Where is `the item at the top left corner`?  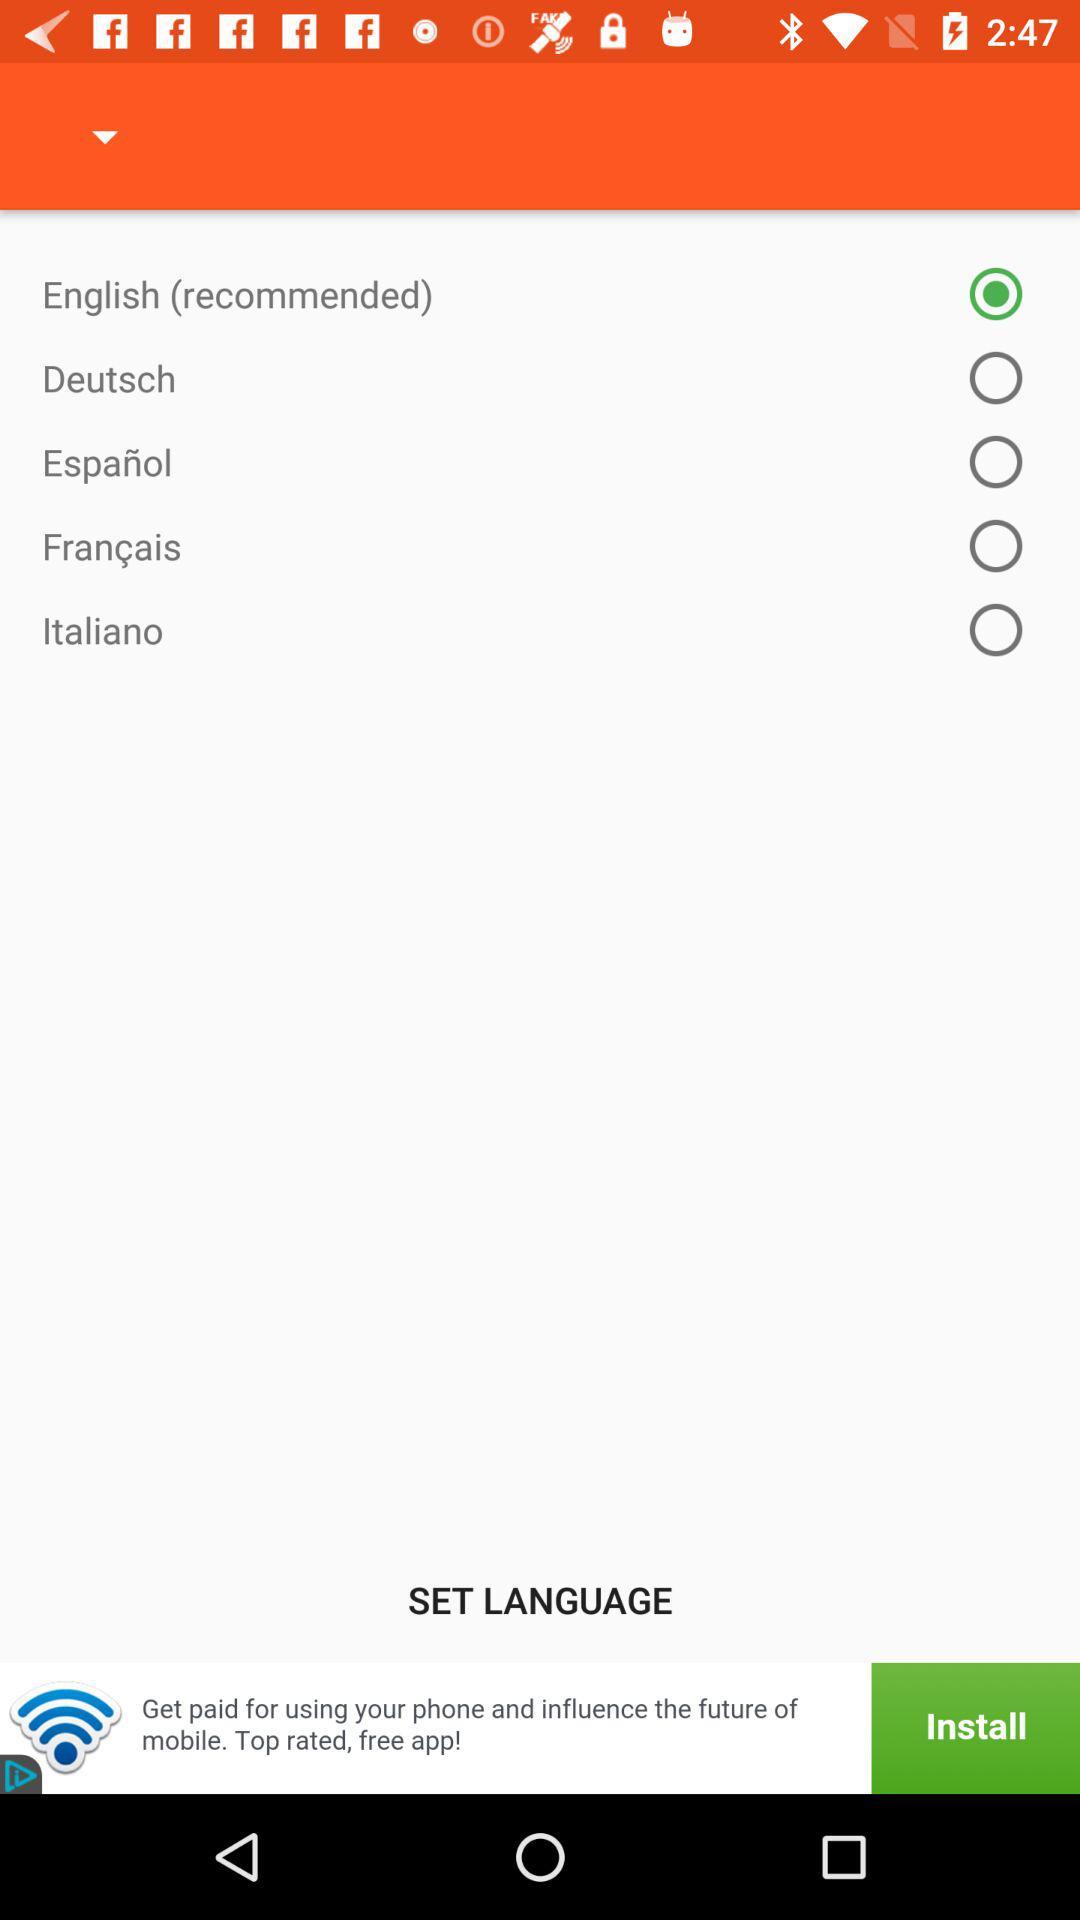
the item at the top left corner is located at coordinates (104, 135).